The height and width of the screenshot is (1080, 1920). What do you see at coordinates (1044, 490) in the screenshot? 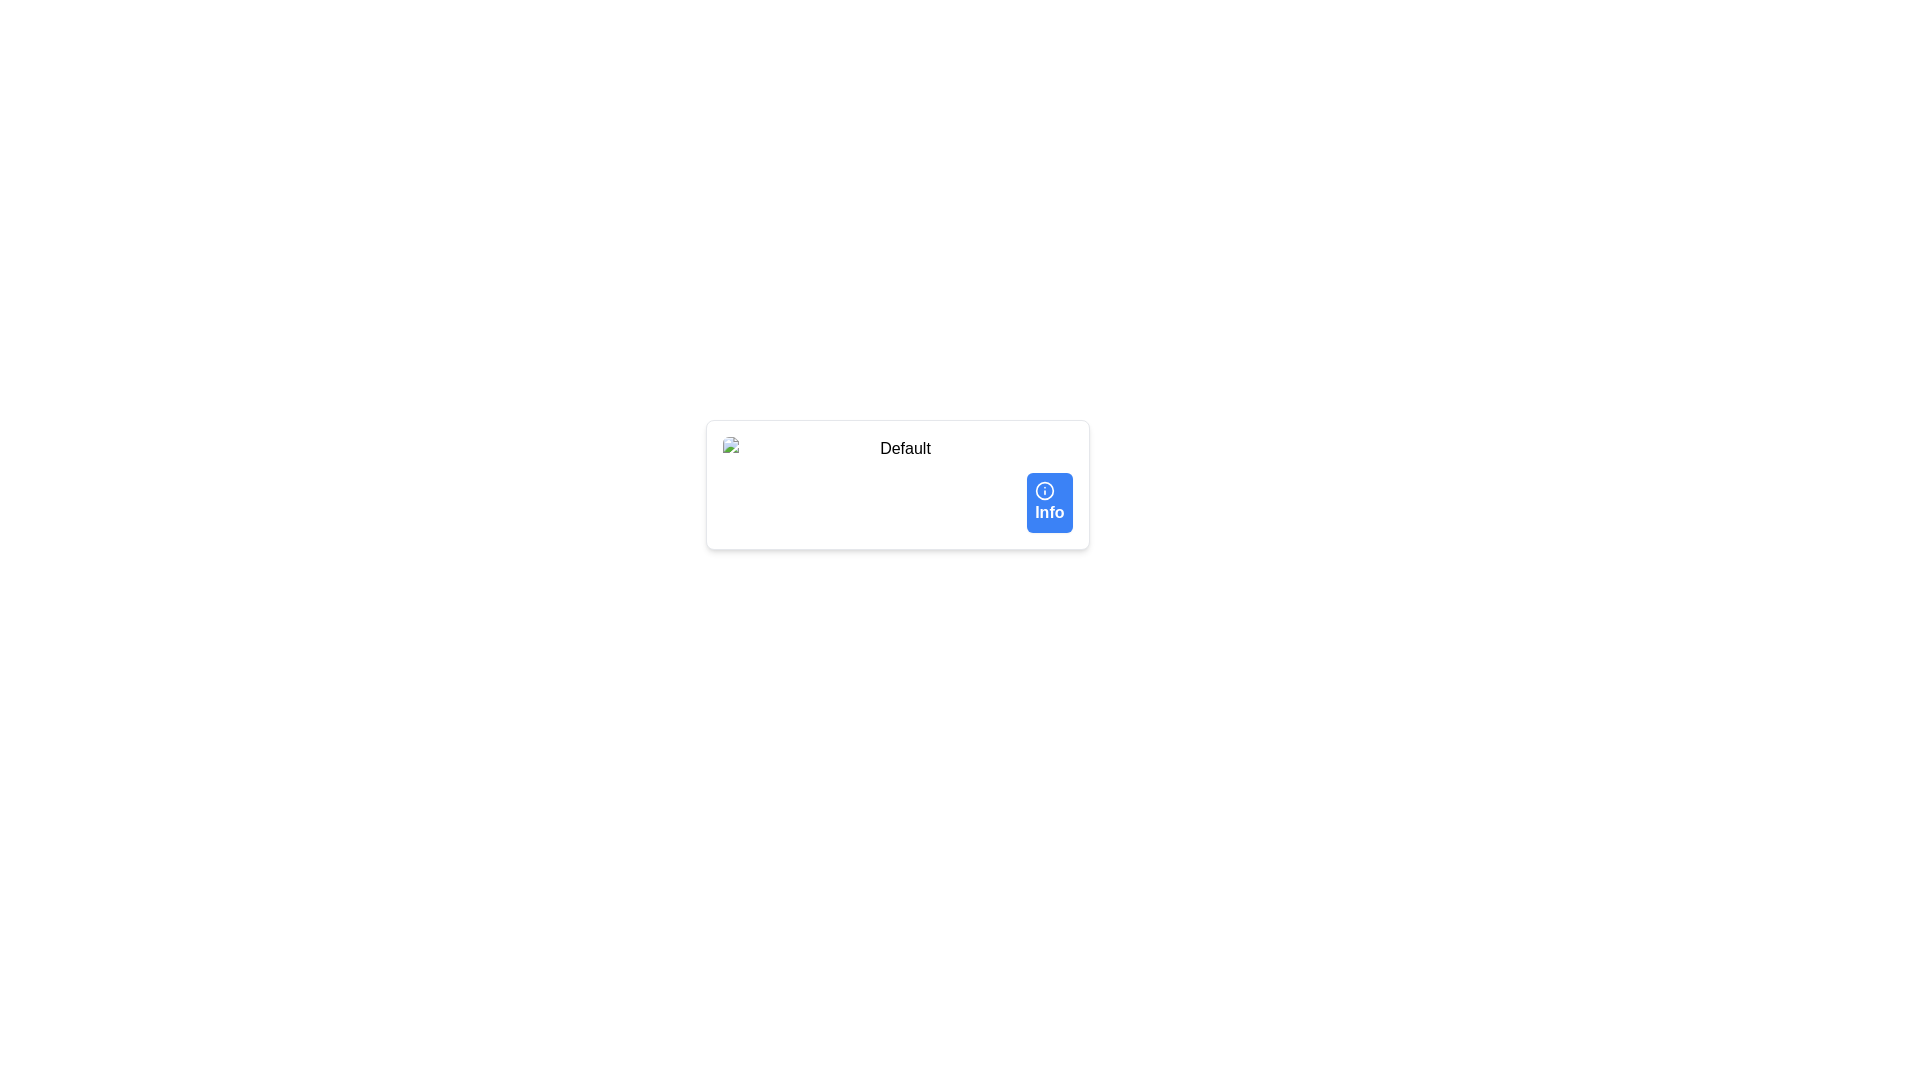
I see `the circular icon with a blue background located within the 'Info' button` at bounding box center [1044, 490].